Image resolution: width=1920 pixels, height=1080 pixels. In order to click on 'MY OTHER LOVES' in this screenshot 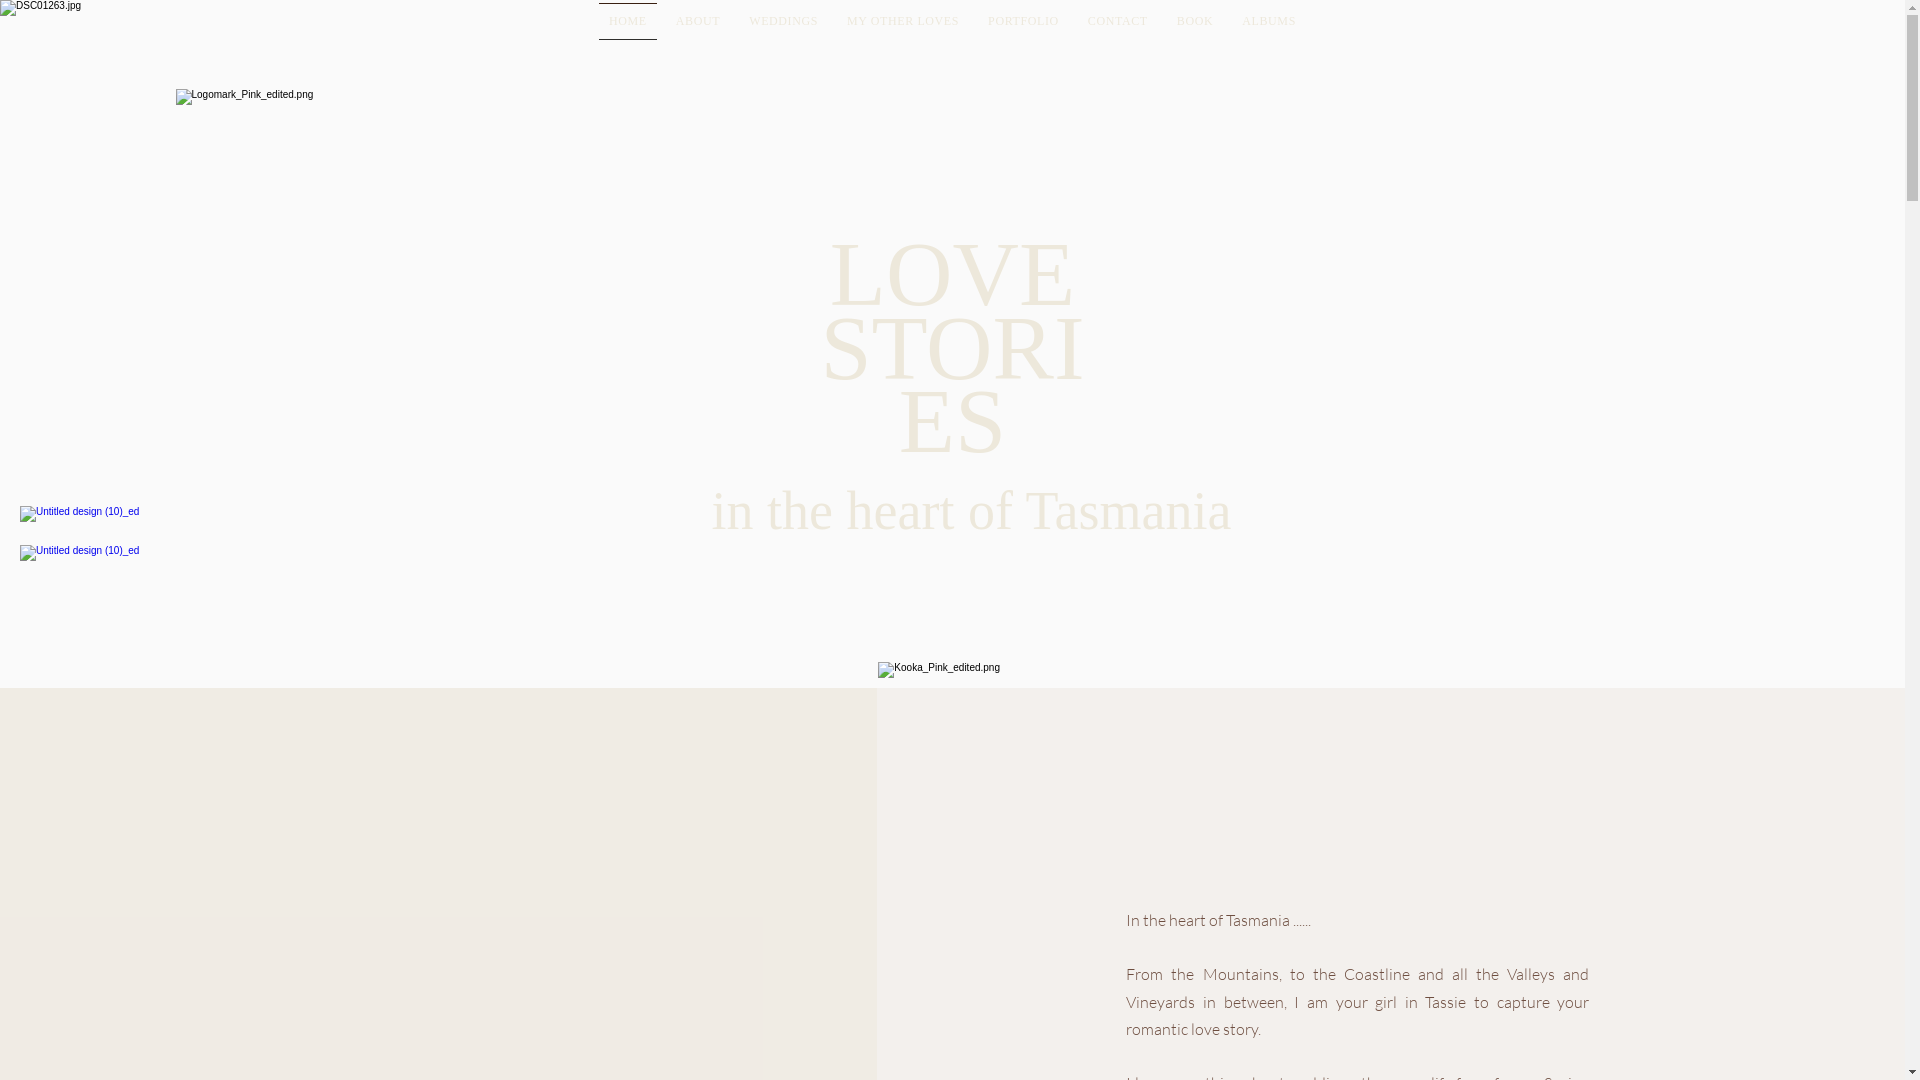, I will do `click(902, 21)`.